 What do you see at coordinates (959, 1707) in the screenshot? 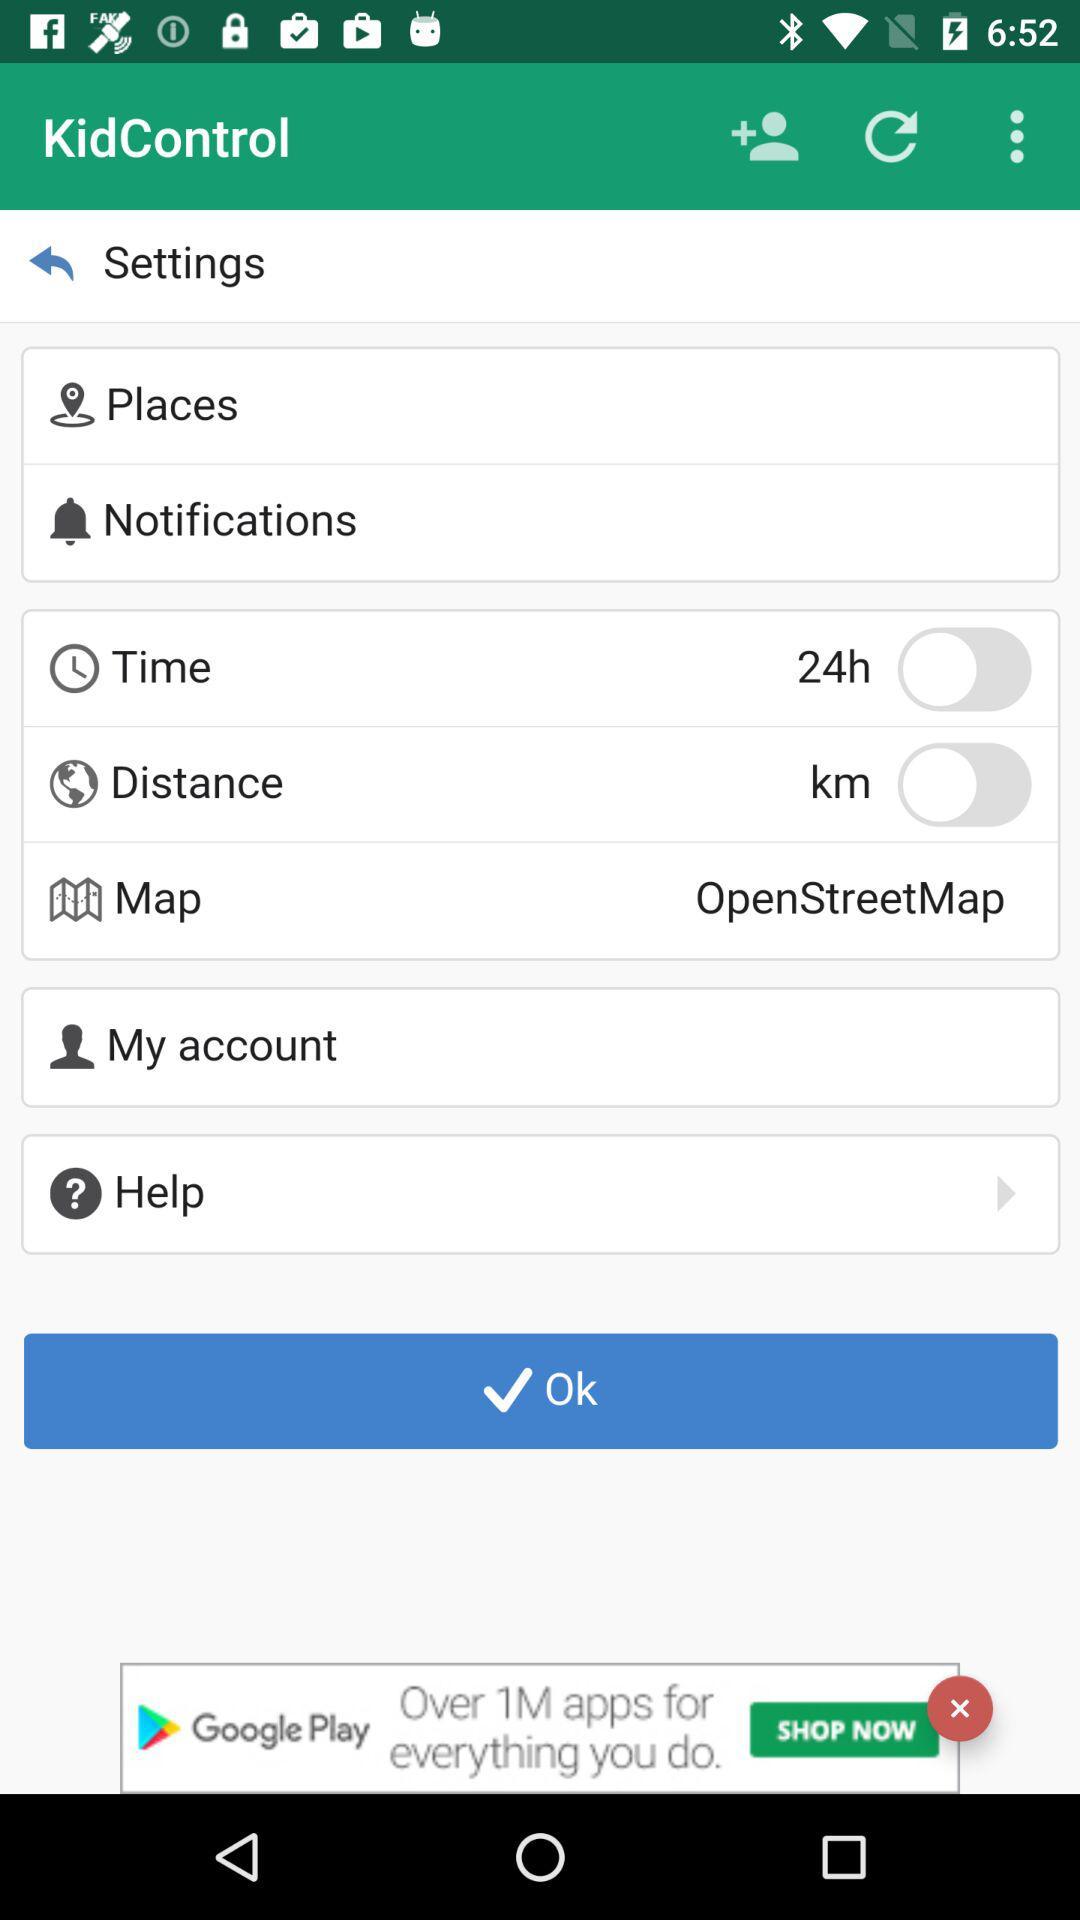
I see `the close icon` at bounding box center [959, 1707].